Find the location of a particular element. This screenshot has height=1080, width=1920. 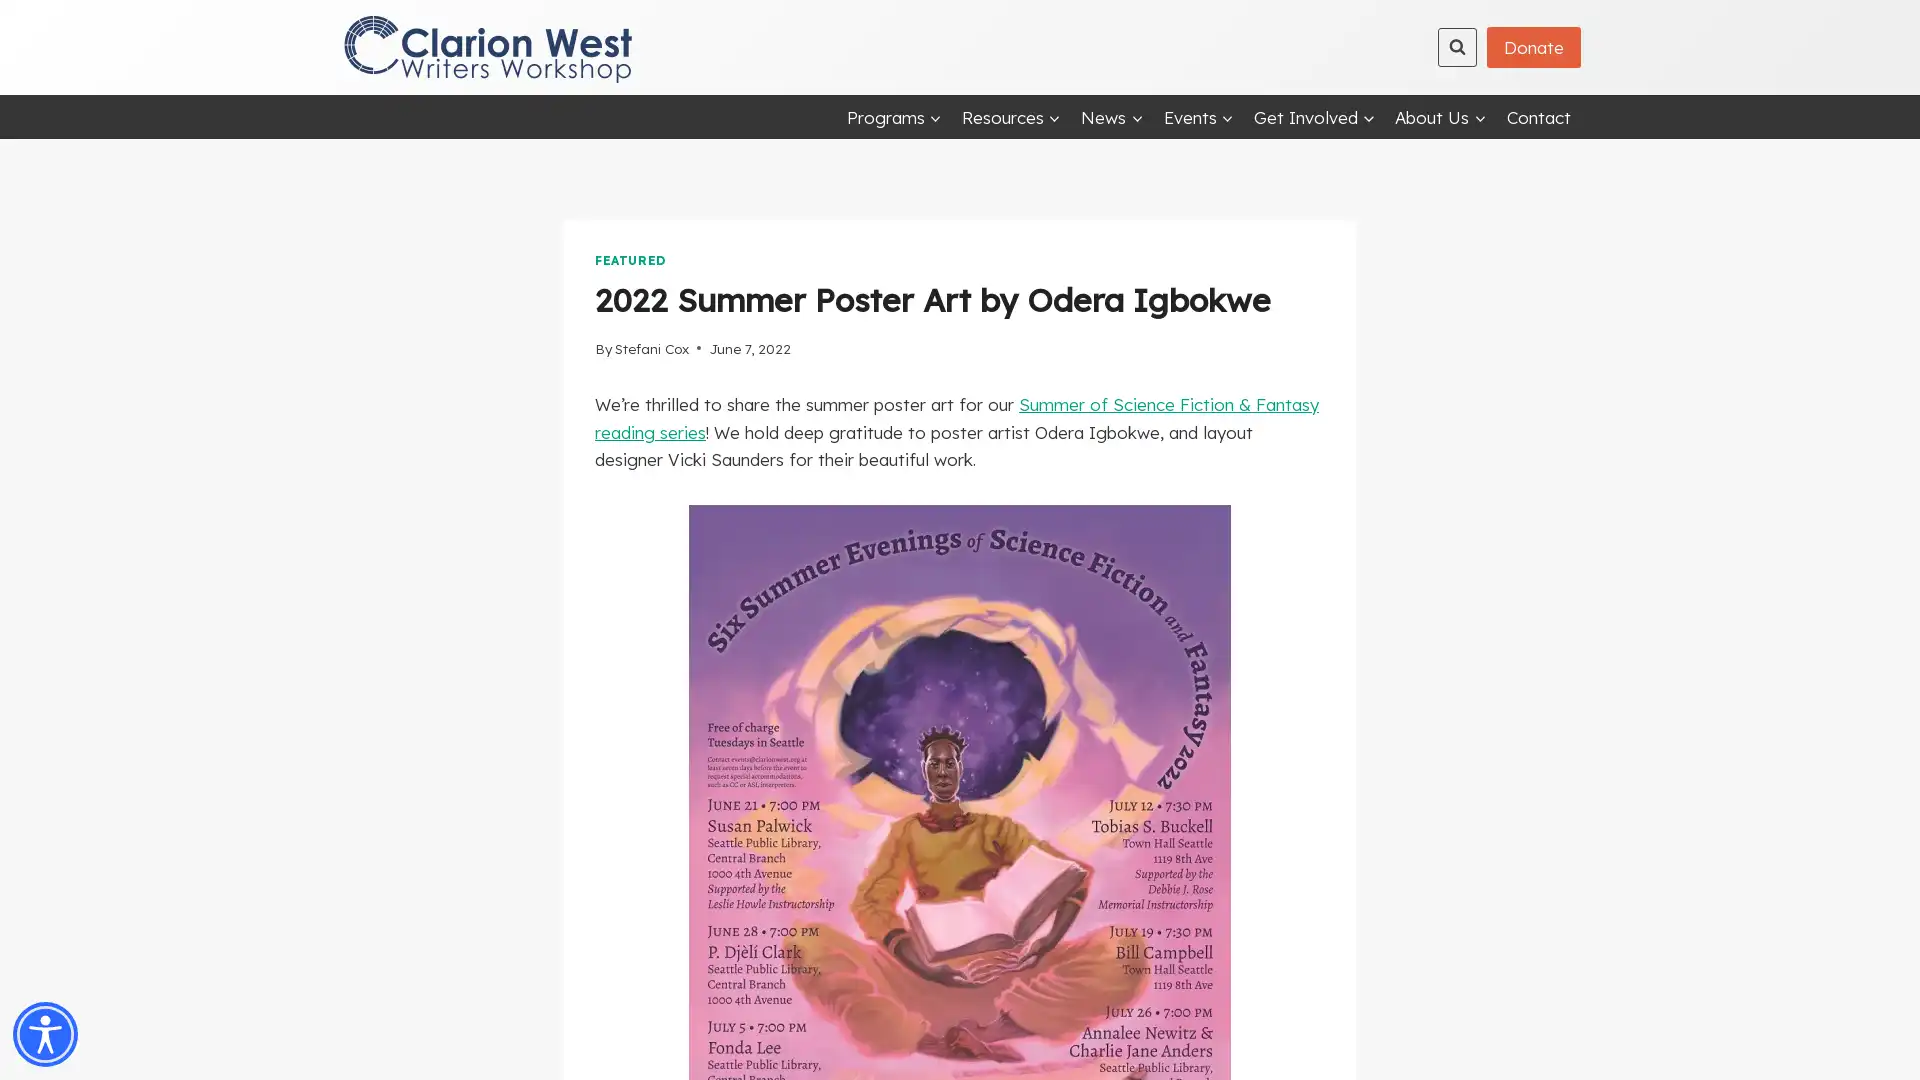

Expand child menu is located at coordinates (1314, 116).